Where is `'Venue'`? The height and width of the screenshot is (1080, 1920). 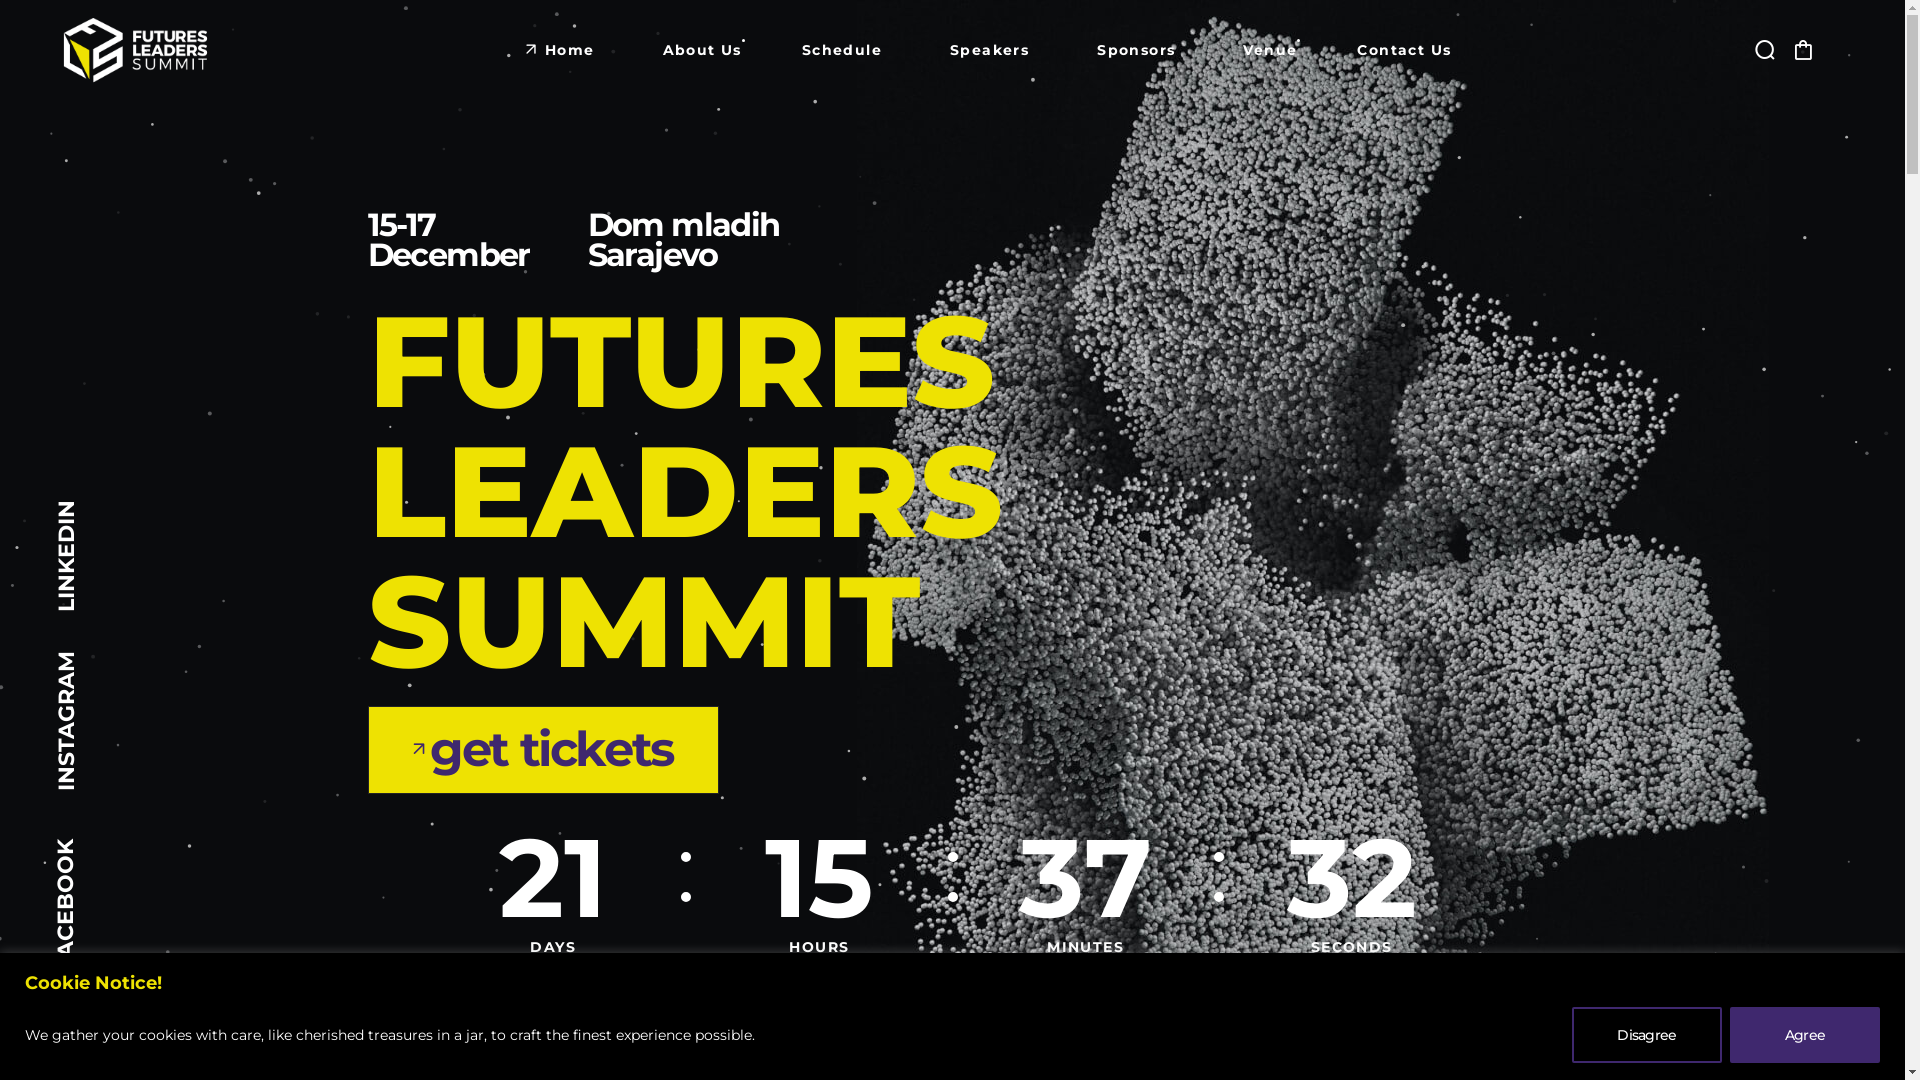
'Venue' is located at coordinates (1265, 49).